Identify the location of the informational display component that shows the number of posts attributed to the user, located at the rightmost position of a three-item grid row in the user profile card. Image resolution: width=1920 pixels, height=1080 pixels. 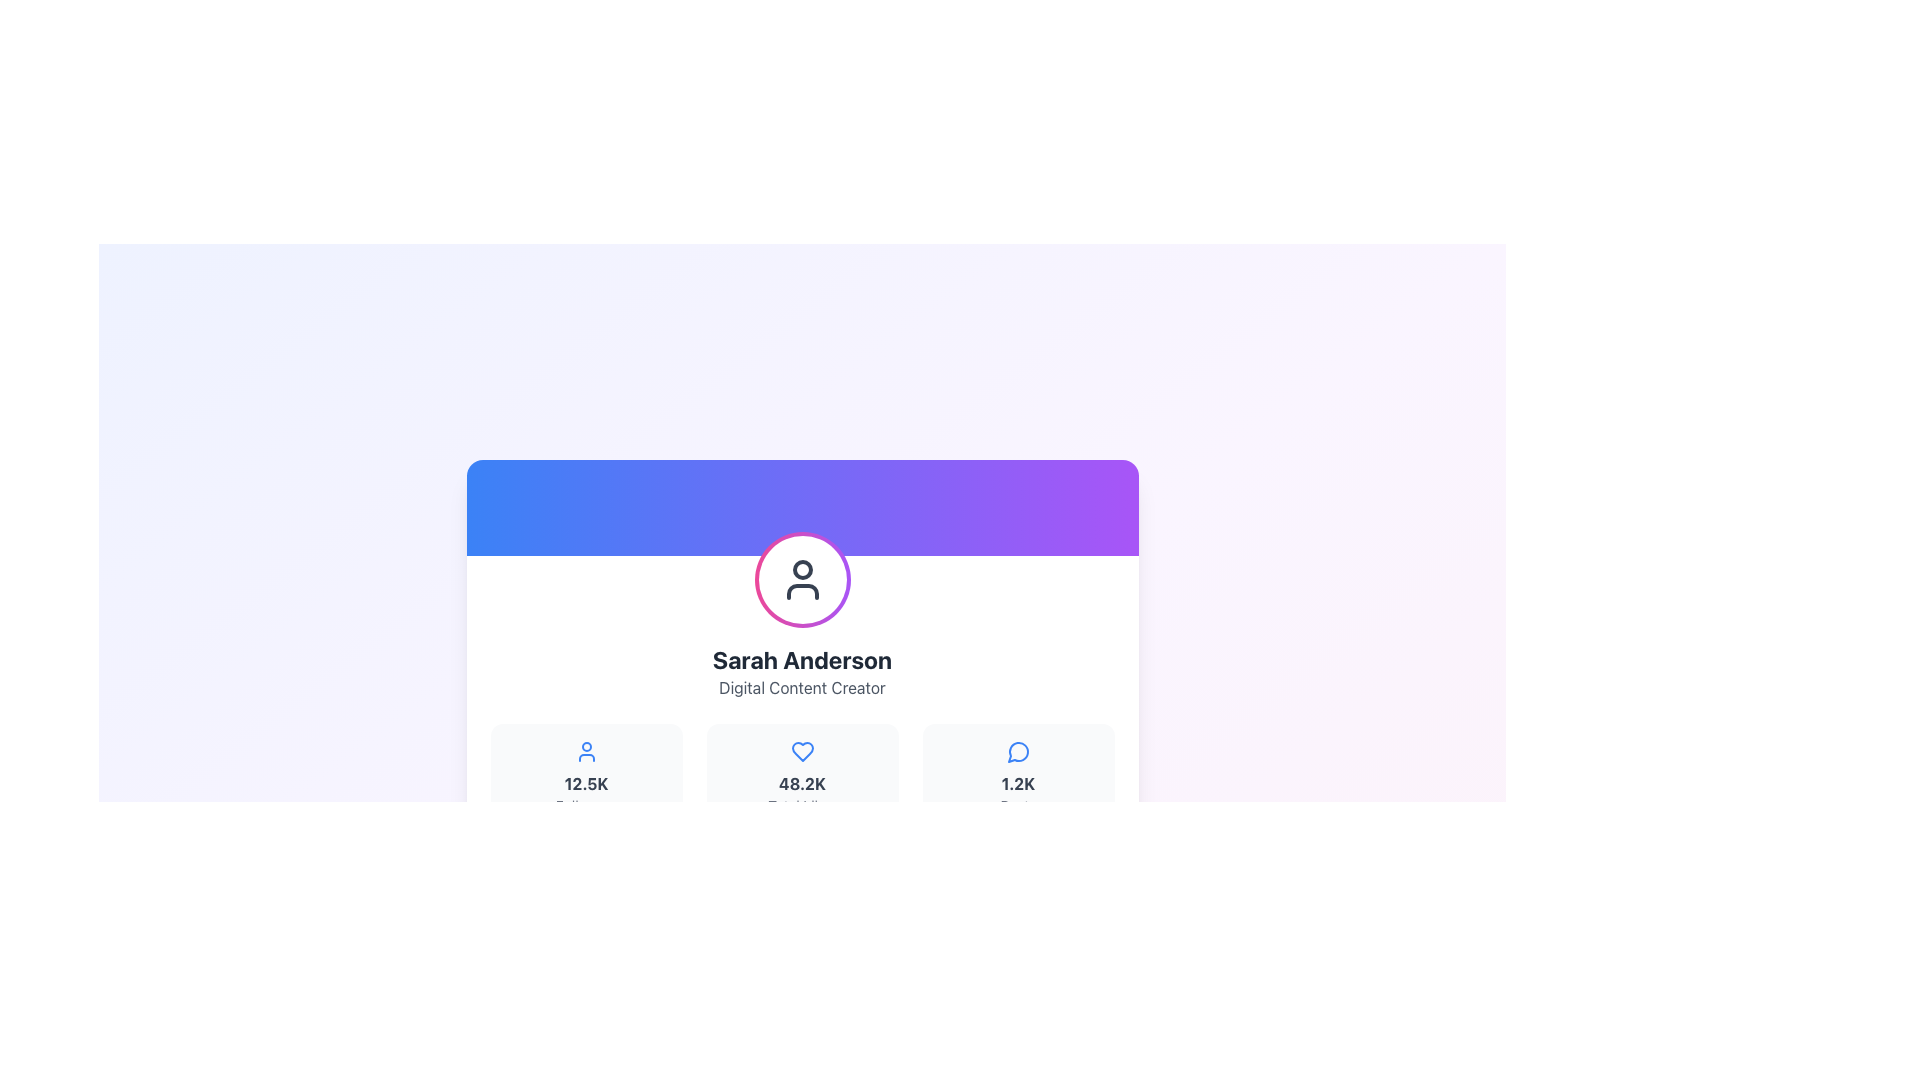
(1018, 777).